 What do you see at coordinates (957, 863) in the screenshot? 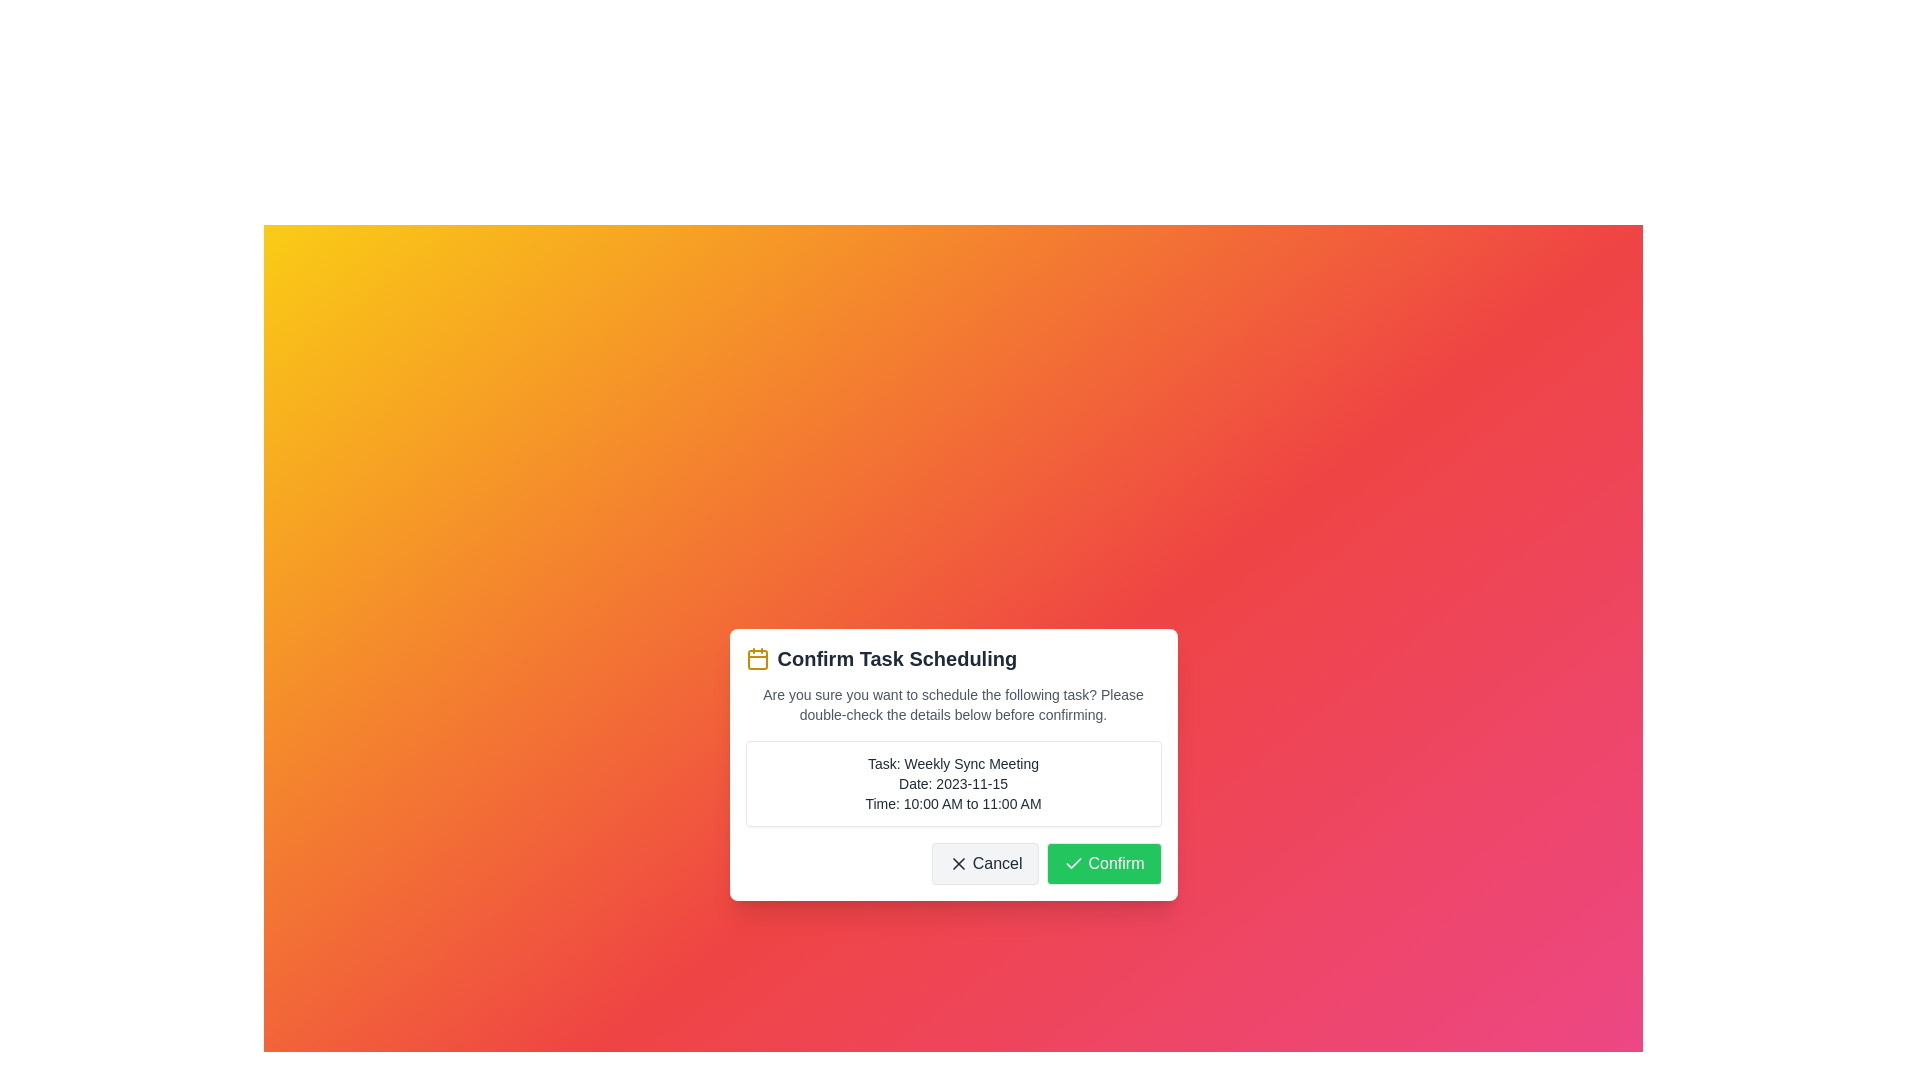
I see `the SVG icon shaped like an 'X' located on the left side of the 'Cancel' button with a light gray background` at bounding box center [957, 863].